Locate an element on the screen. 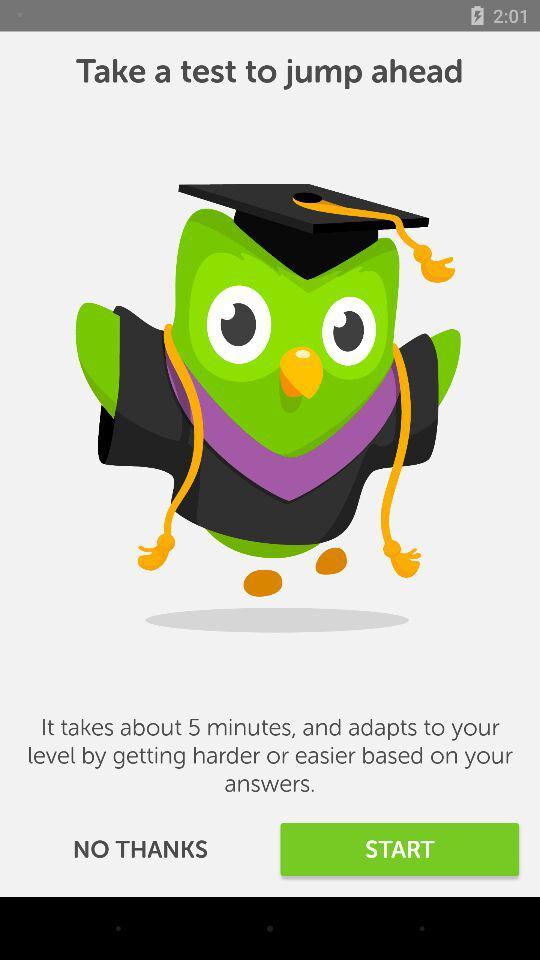 The height and width of the screenshot is (960, 540). the start item is located at coordinates (399, 848).